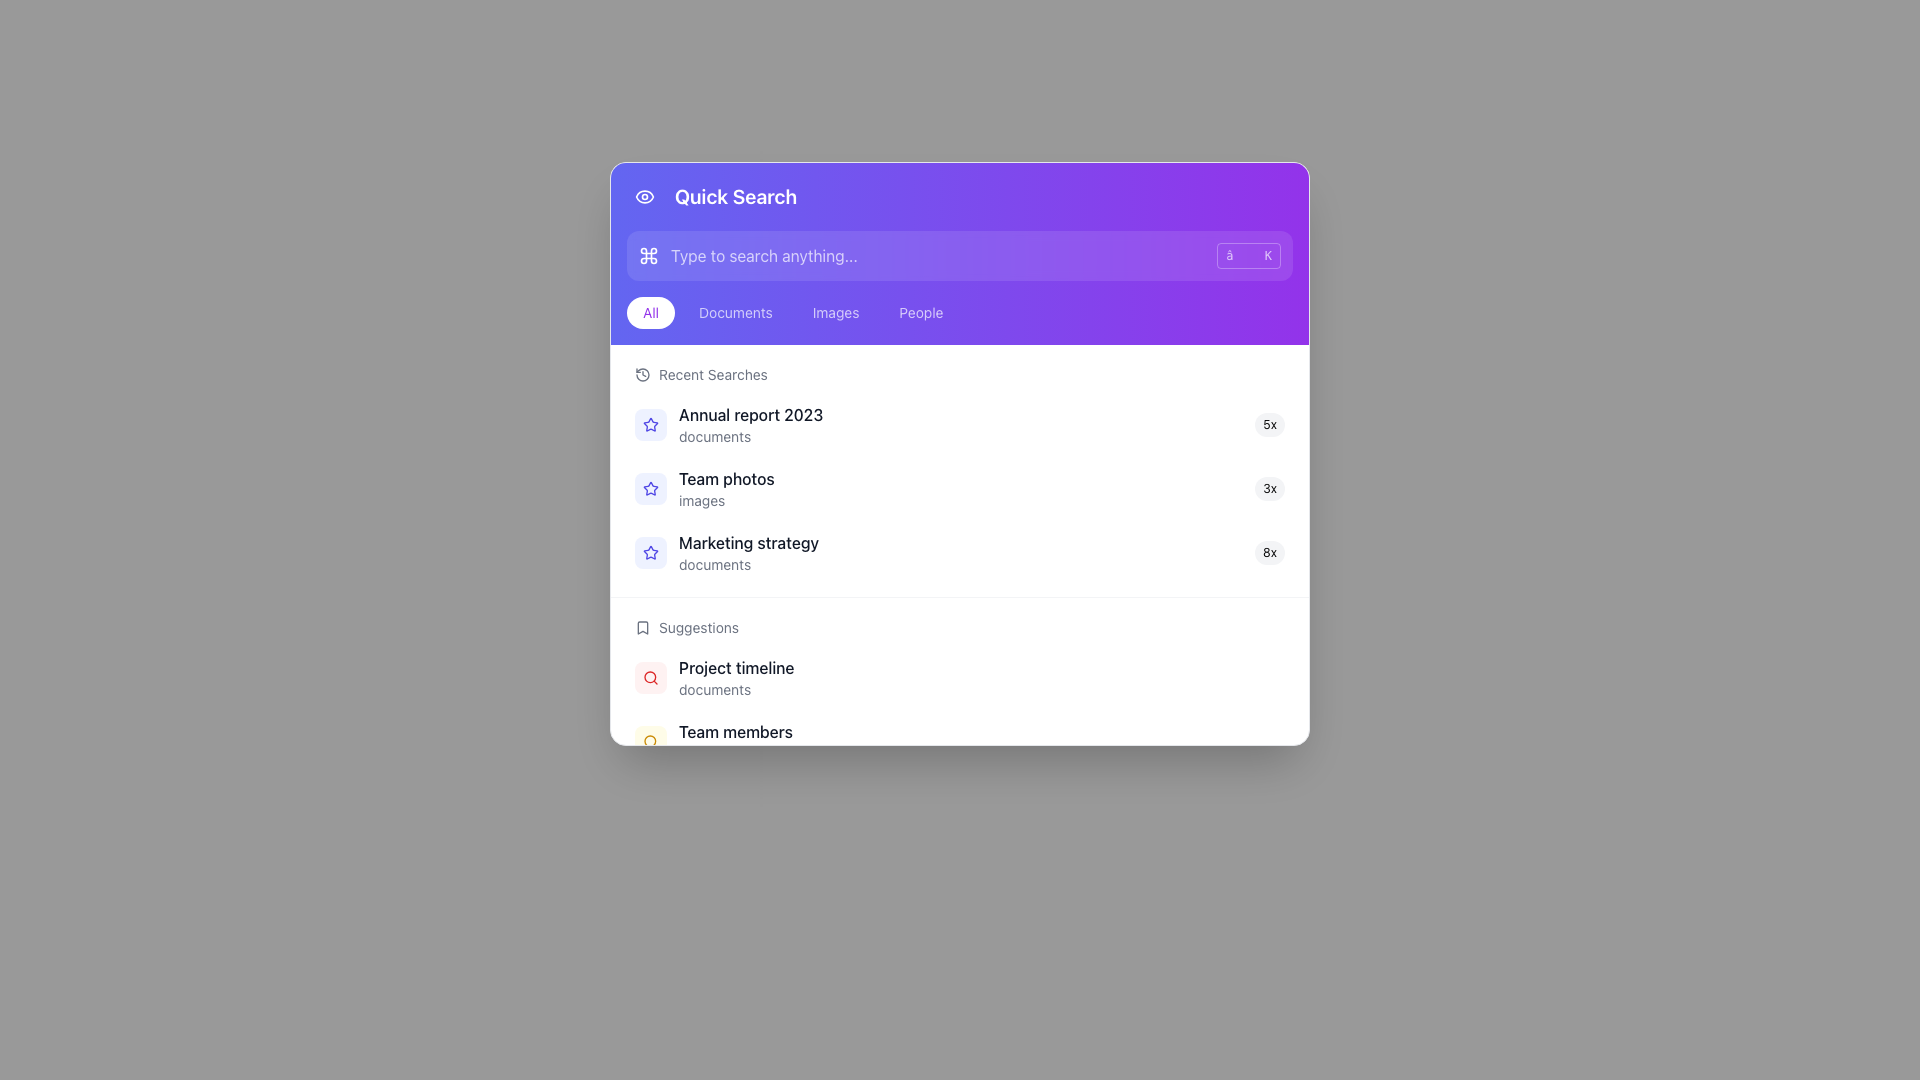 The image size is (1920, 1080). What do you see at coordinates (1269, 423) in the screenshot?
I see `the badge labeled '5x' located in the 'Recent Searches' section next to 'Annual report 2023'` at bounding box center [1269, 423].